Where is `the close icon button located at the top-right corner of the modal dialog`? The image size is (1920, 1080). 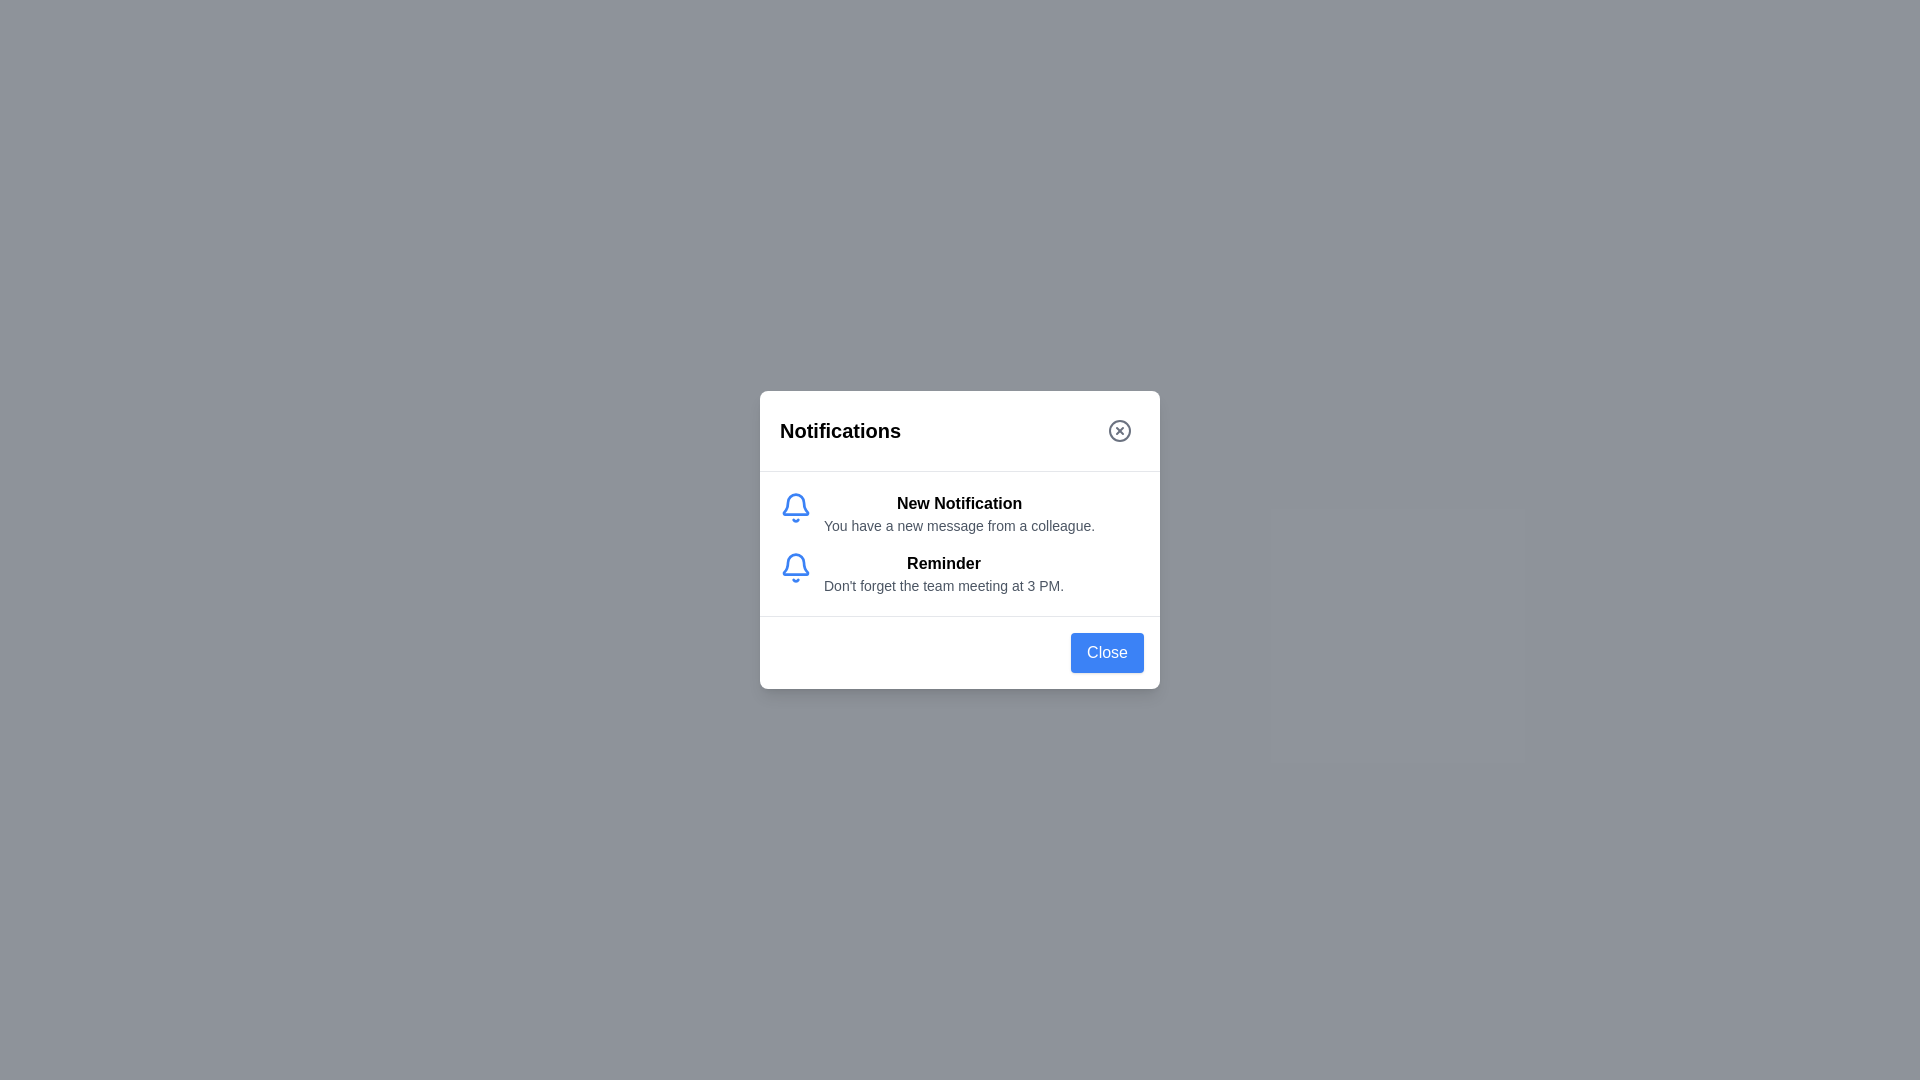
the close icon button located at the top-right corner of the modal dialog is located at coordinates (1118, 430).